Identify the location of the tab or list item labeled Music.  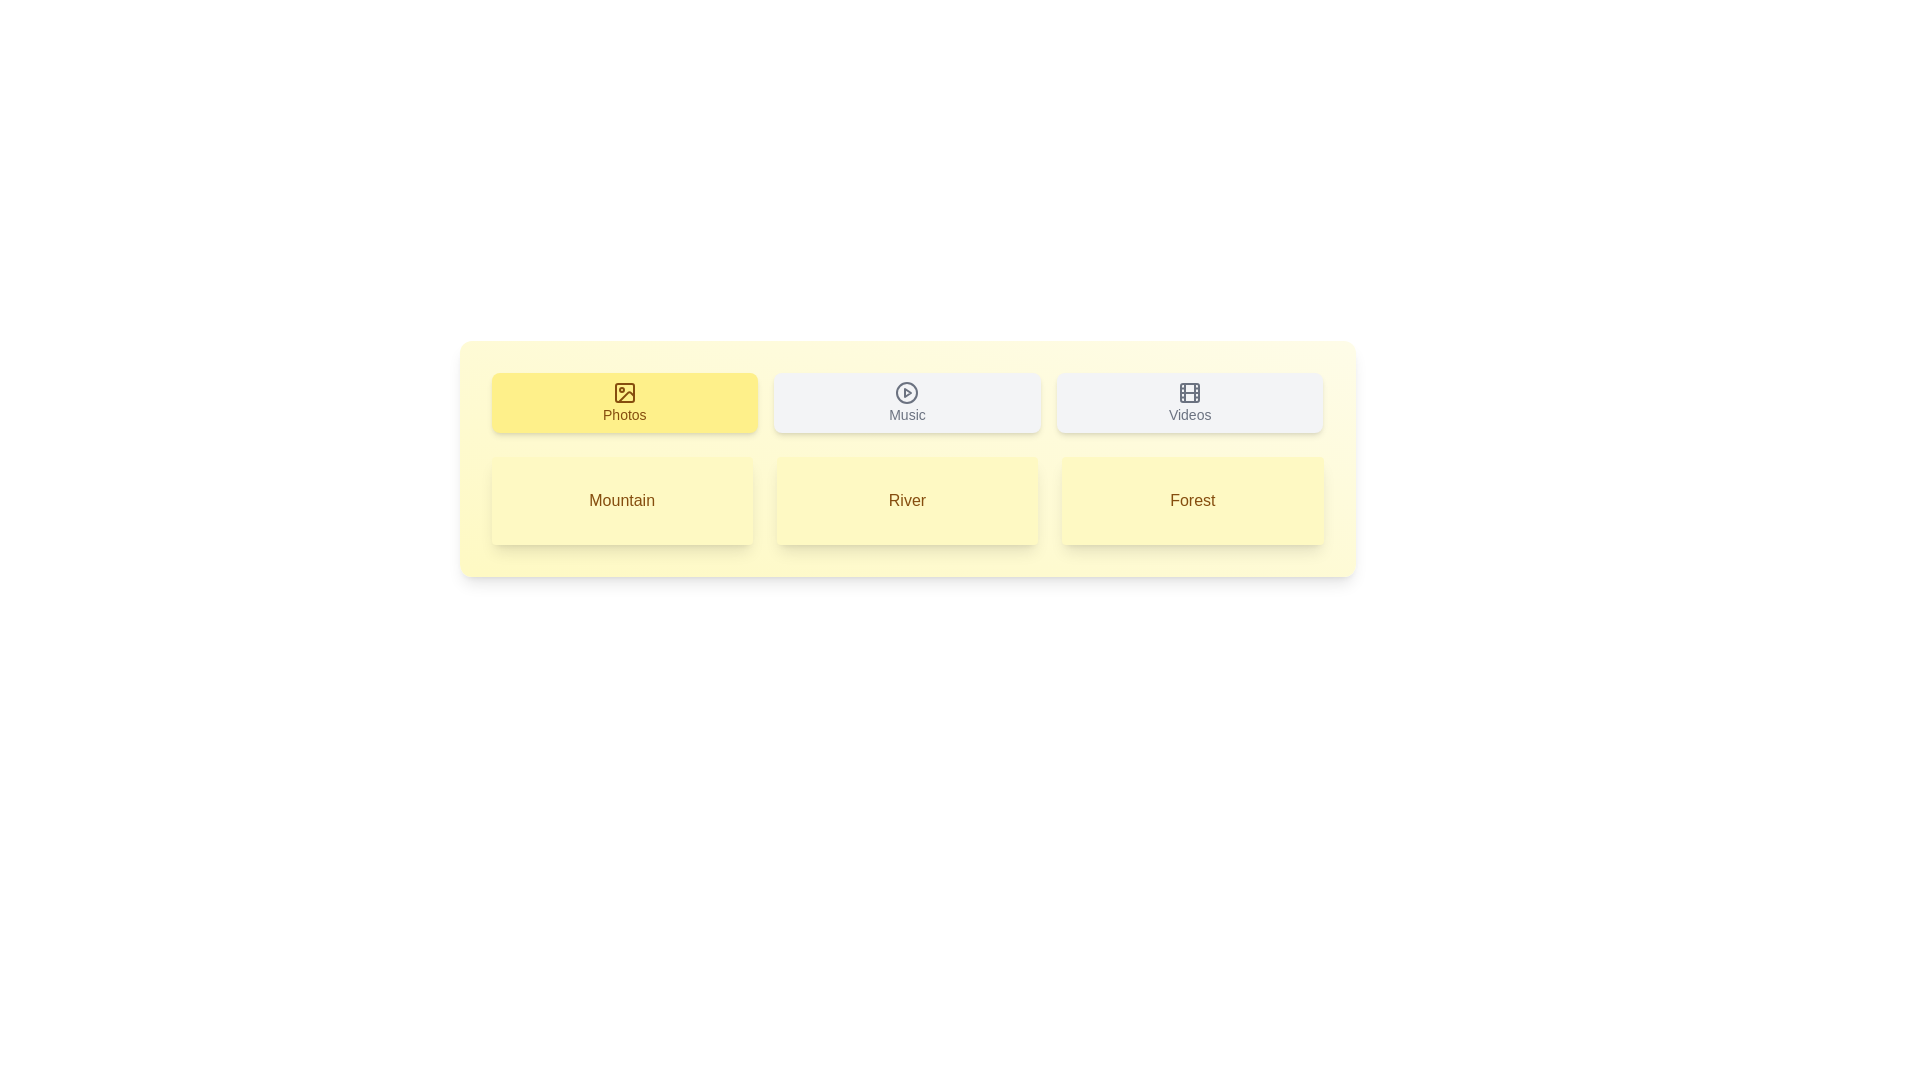
(906, 402).